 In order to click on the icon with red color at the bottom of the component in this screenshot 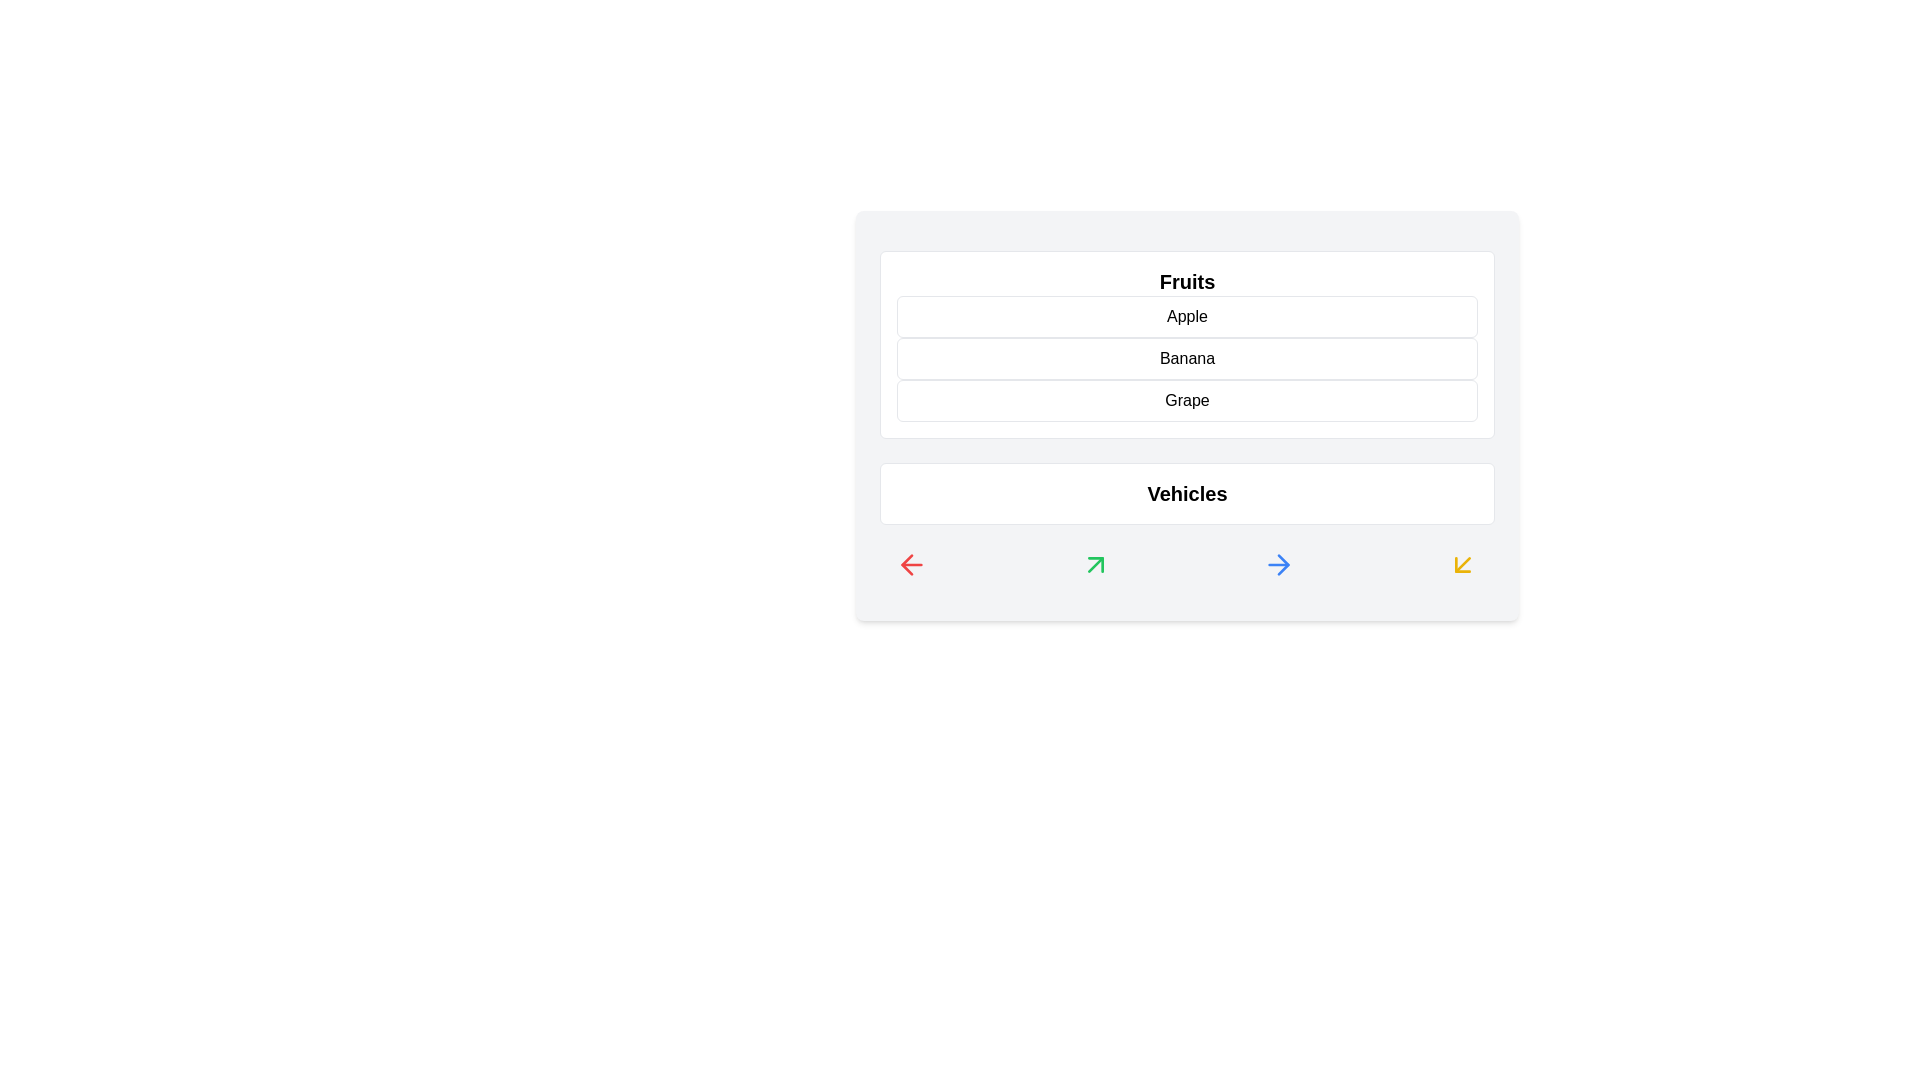, I will do `click(911, 564)`.